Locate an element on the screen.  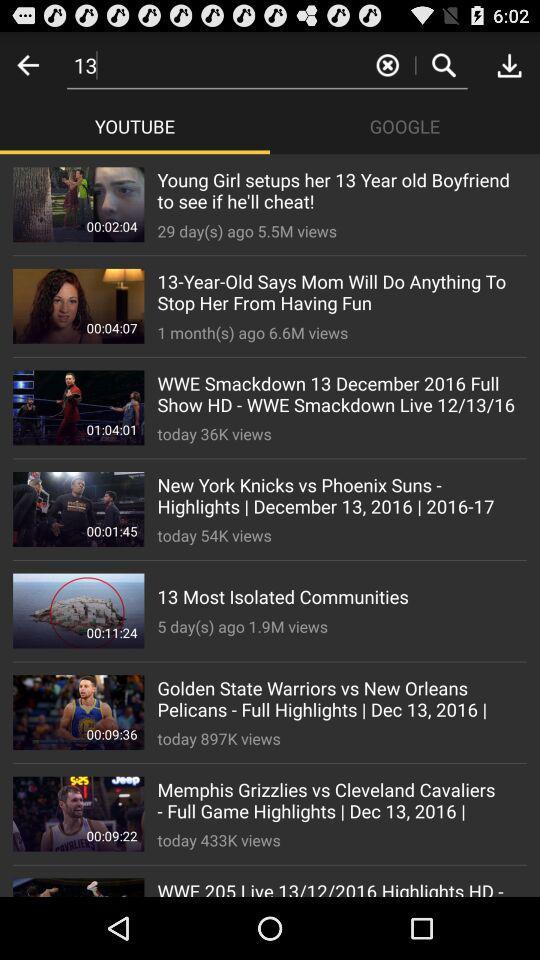
download to device is located at coordinates (509, 65).